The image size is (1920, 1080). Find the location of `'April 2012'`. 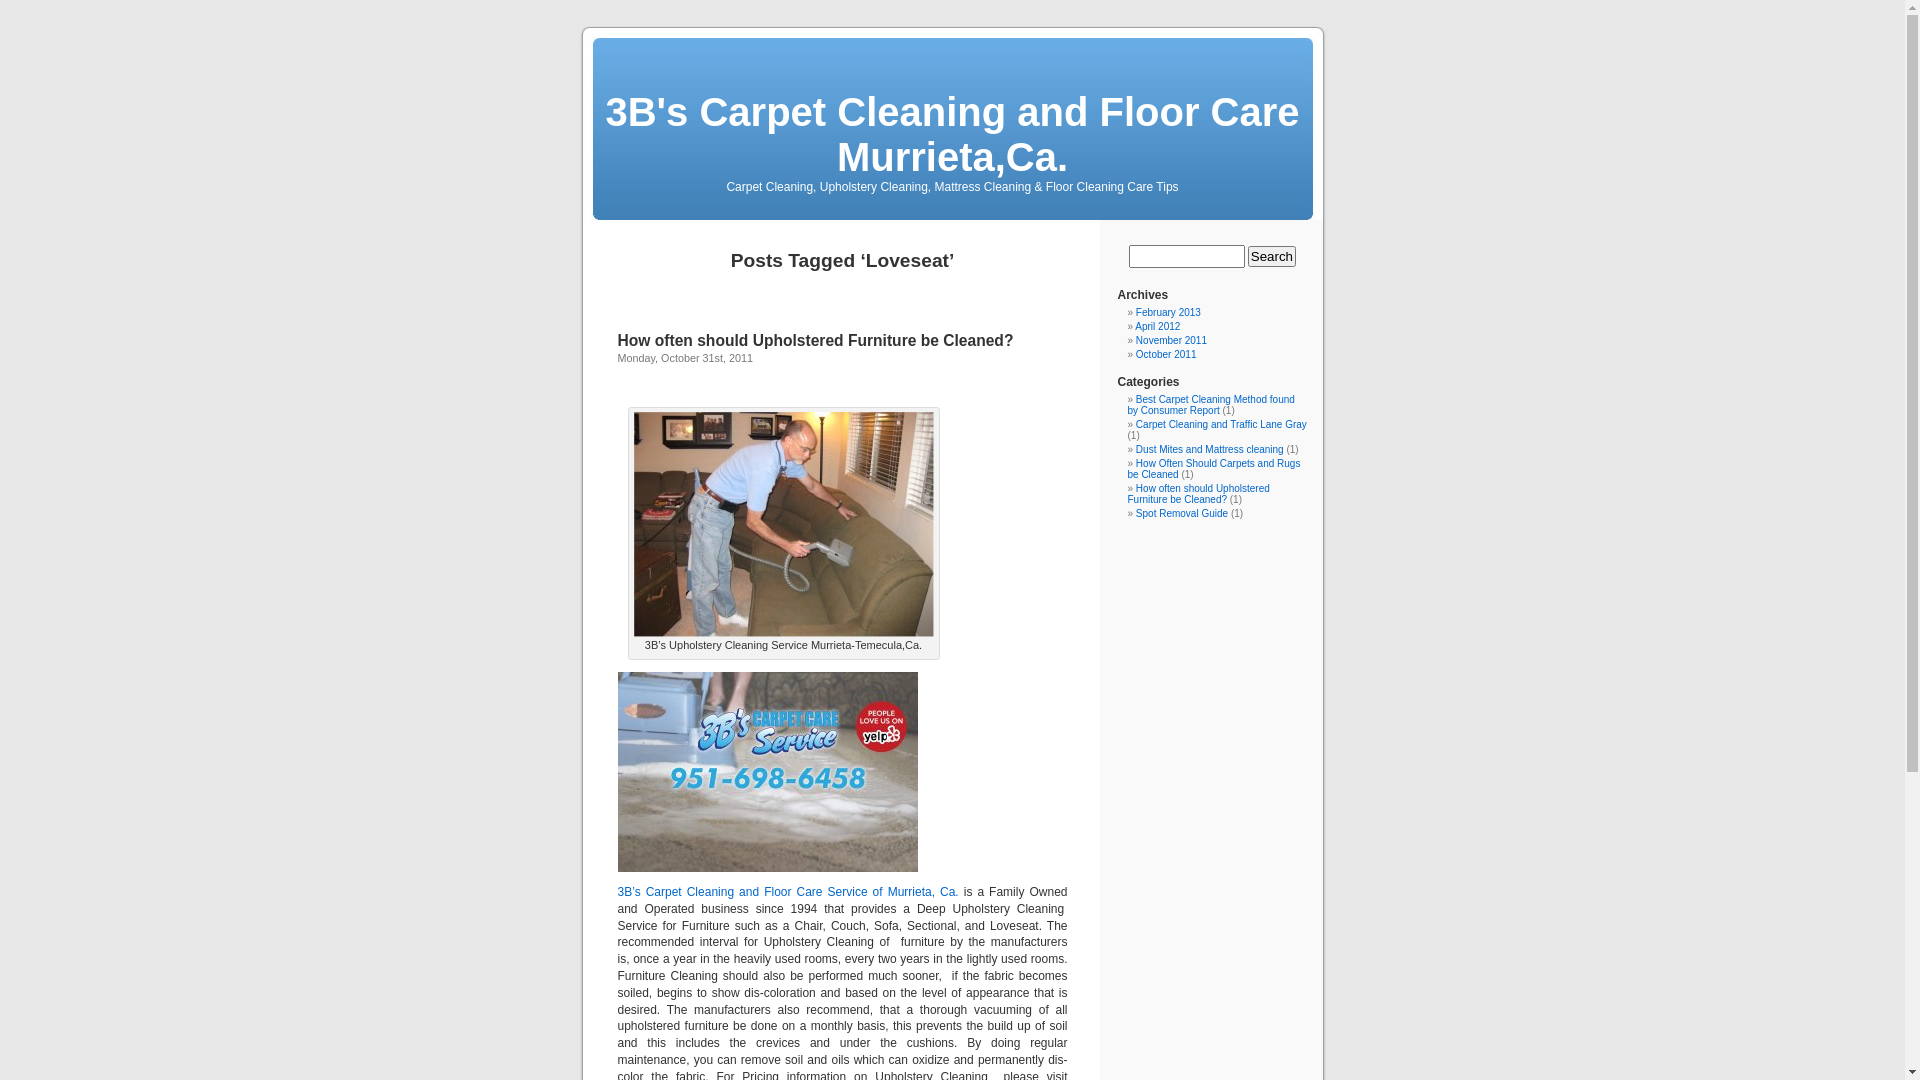

'April 2012' is located at coordinates (1134, 325).